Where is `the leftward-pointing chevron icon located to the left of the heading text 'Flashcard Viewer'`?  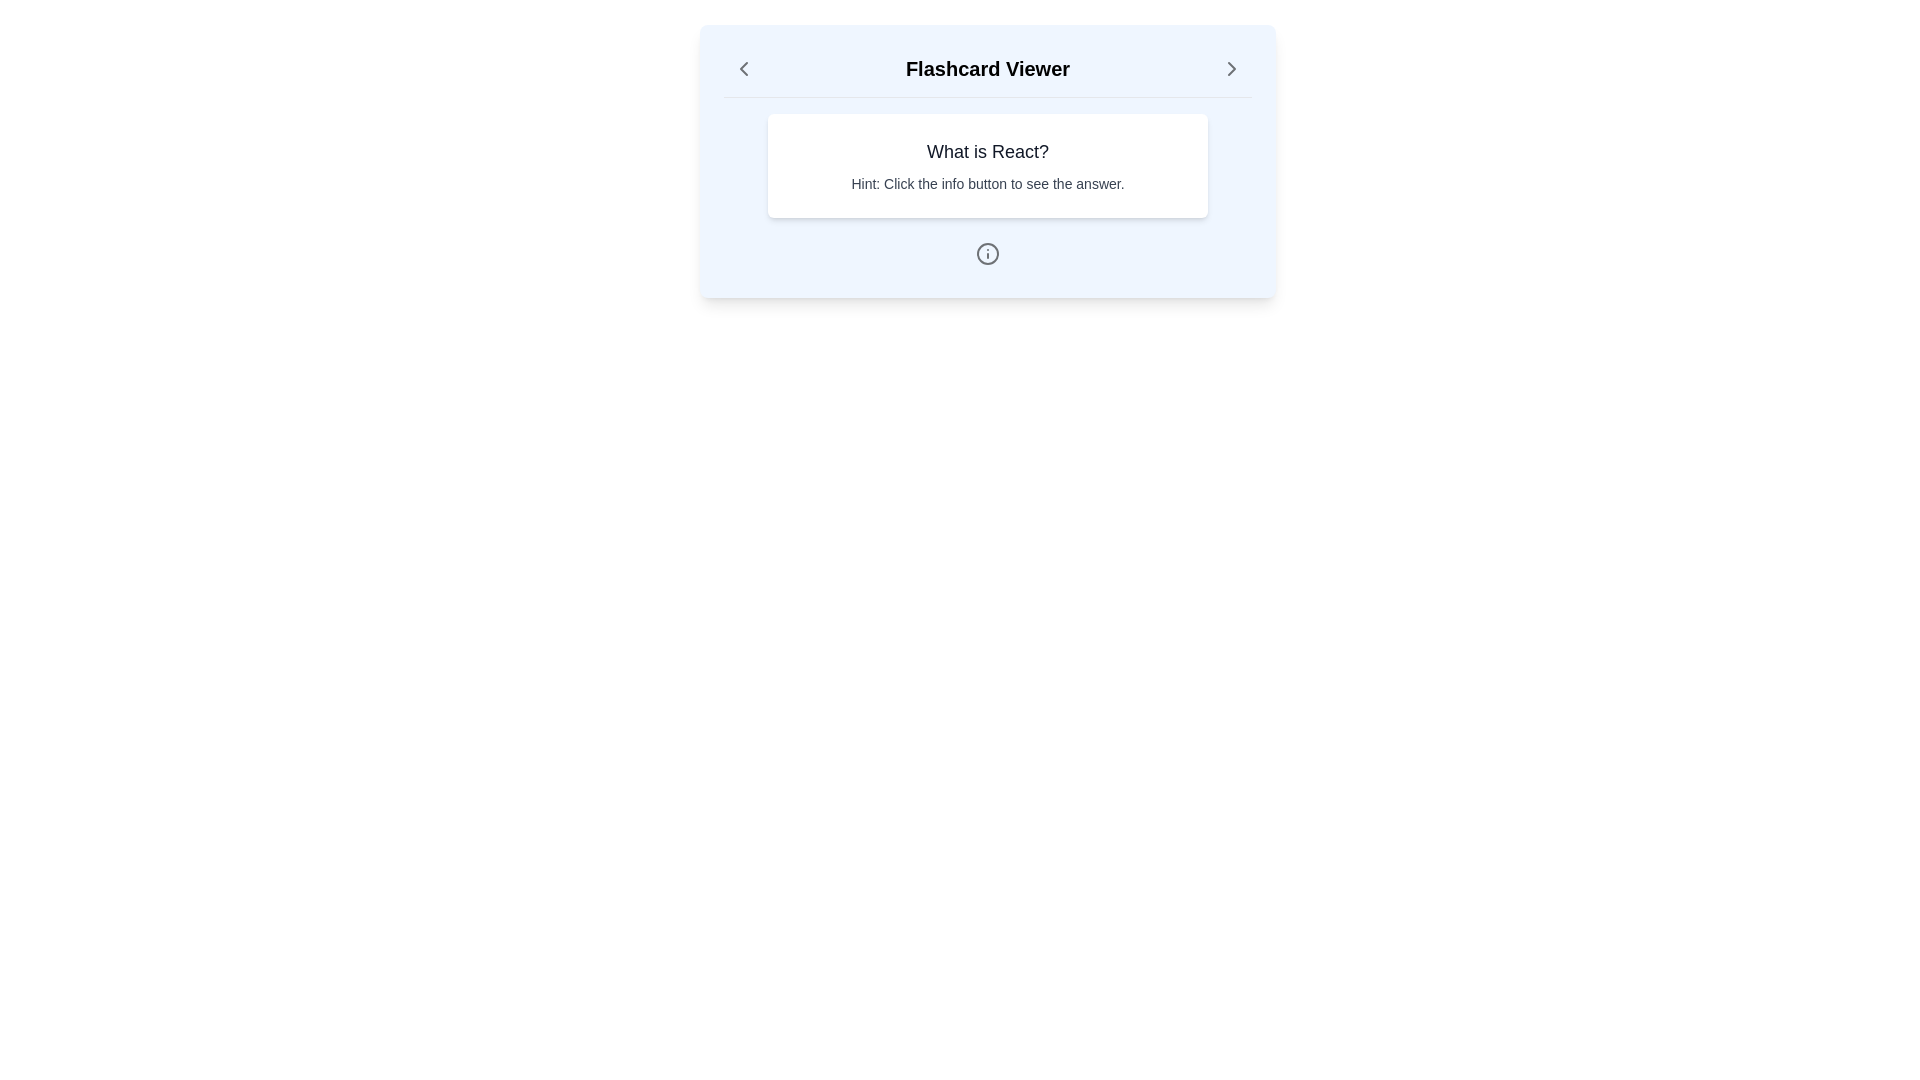
the leftward-pointing chevron icon located to the left of the heading text 'Flashcard Viewer' is located at coordinates (743, 68).